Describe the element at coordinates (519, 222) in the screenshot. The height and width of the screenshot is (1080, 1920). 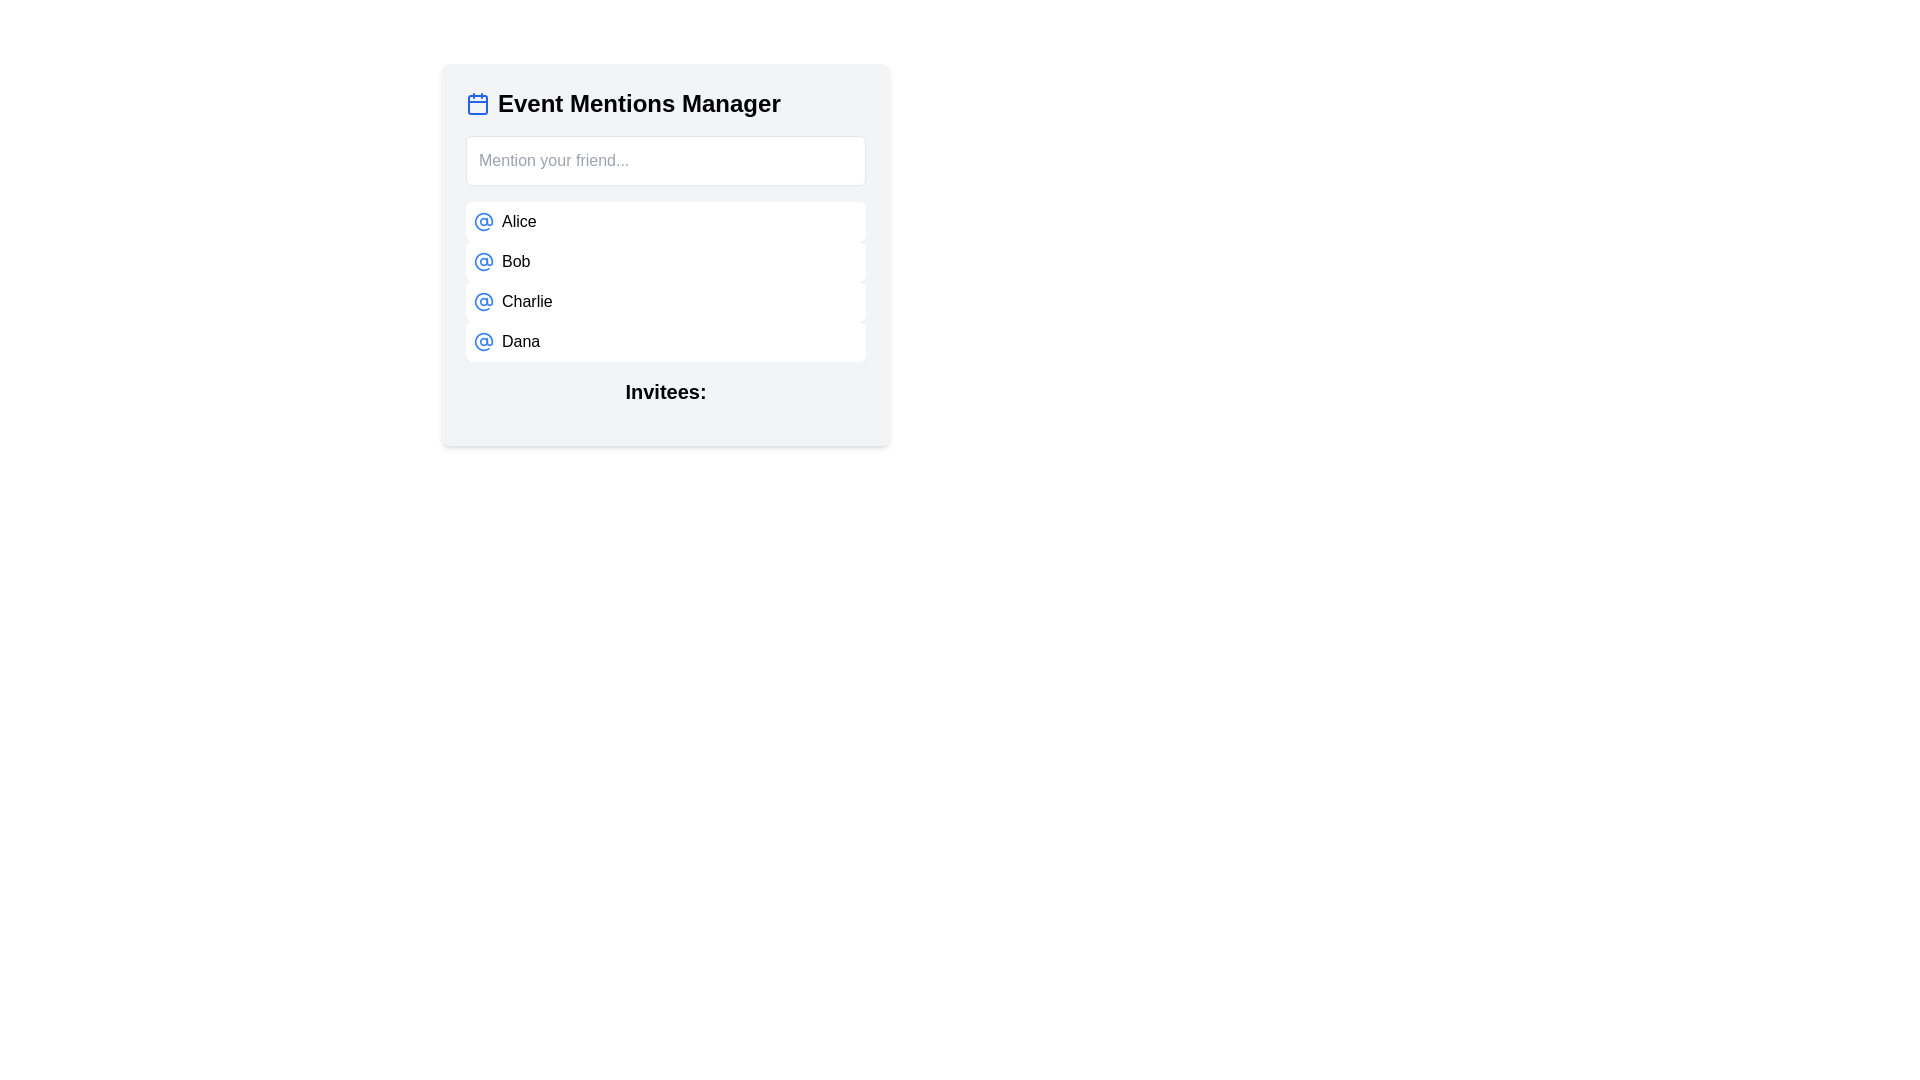
I see `the Text label displaying 'Alice', located next to the blue '@' icon` at that location.